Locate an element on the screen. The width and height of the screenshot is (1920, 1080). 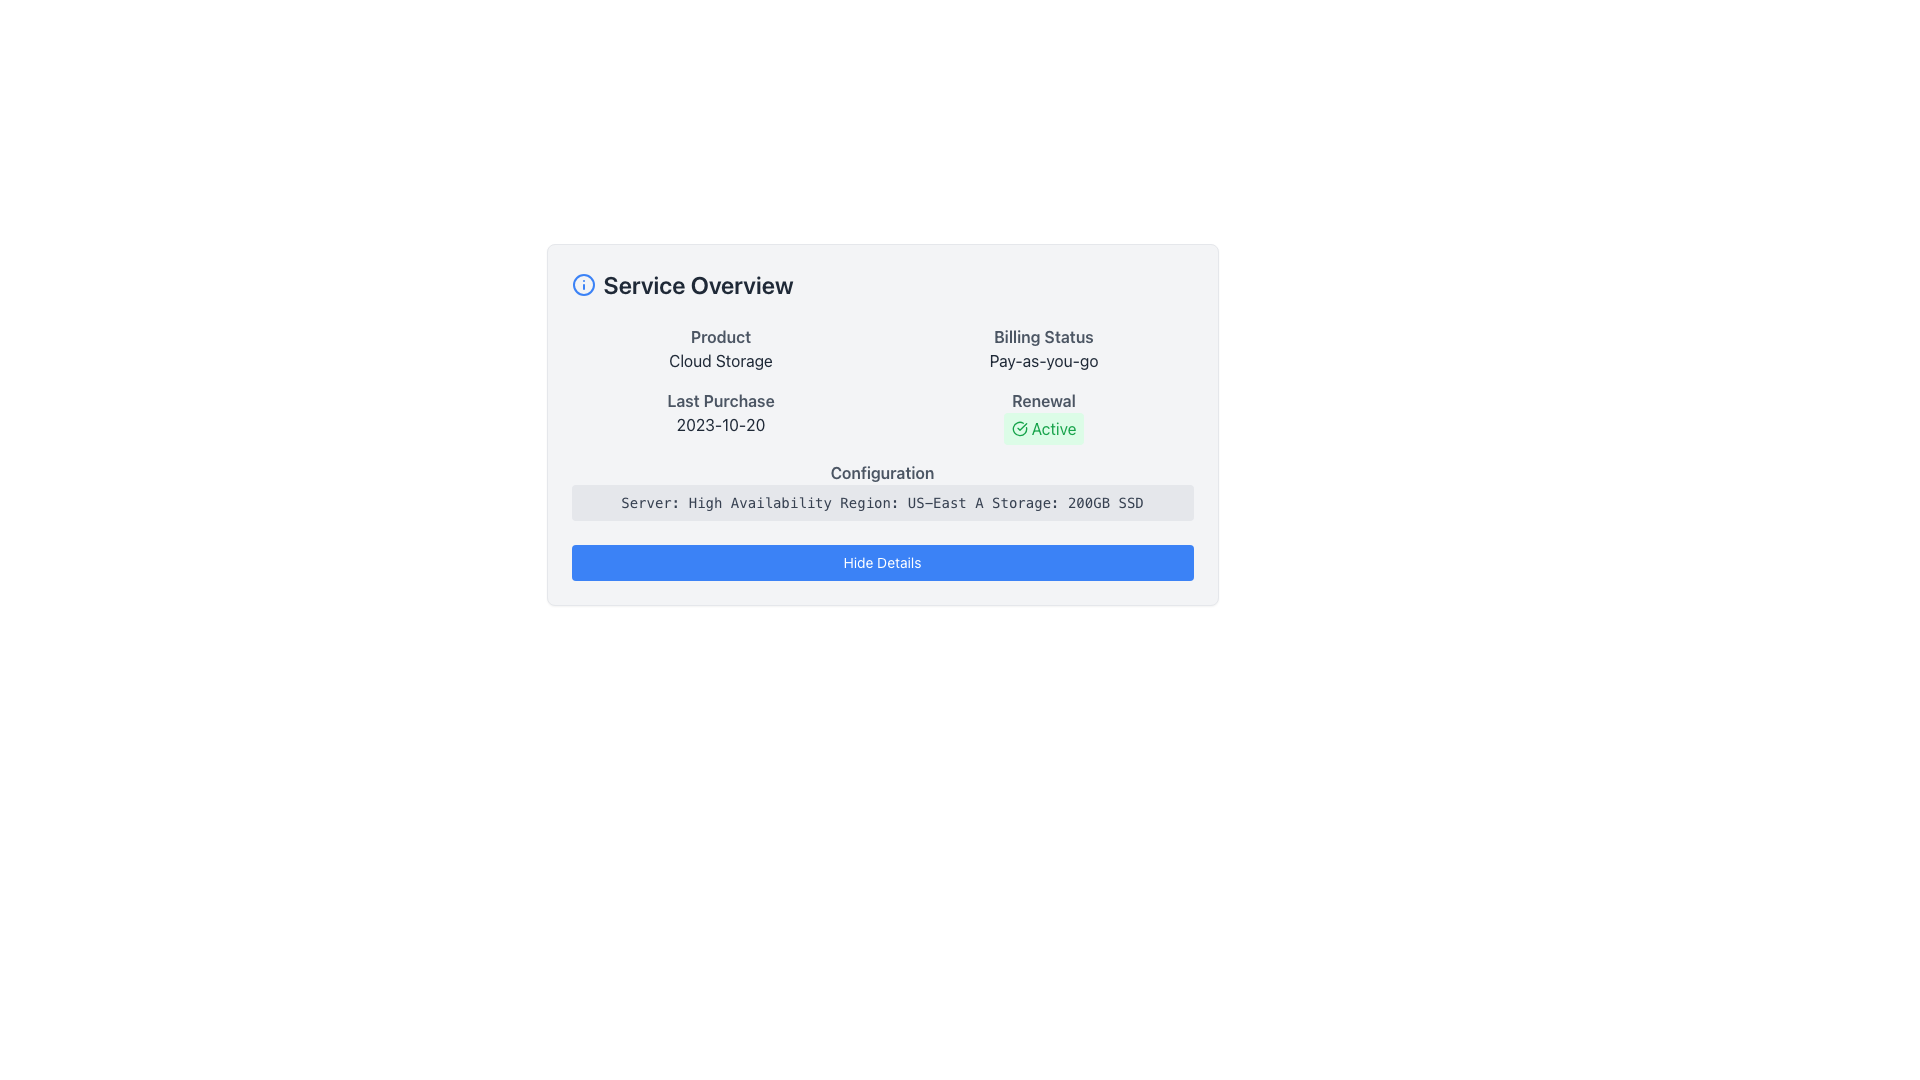
the Informational Display located within the 'Service Overview' section is located at coordinates (881, 422).